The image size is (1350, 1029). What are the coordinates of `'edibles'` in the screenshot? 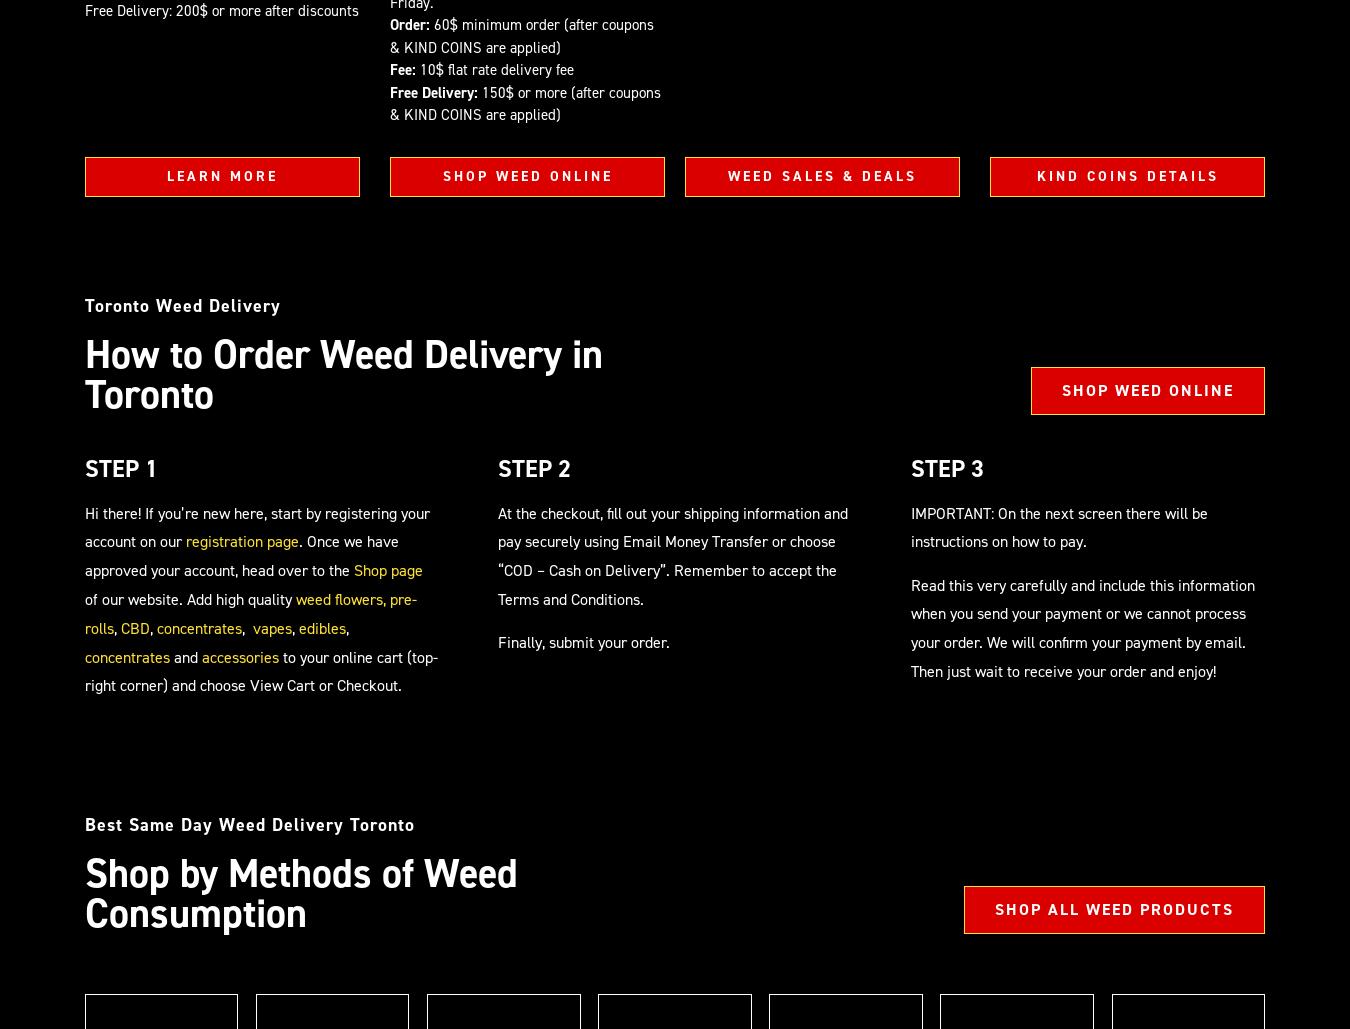 It's located at (321, 627).